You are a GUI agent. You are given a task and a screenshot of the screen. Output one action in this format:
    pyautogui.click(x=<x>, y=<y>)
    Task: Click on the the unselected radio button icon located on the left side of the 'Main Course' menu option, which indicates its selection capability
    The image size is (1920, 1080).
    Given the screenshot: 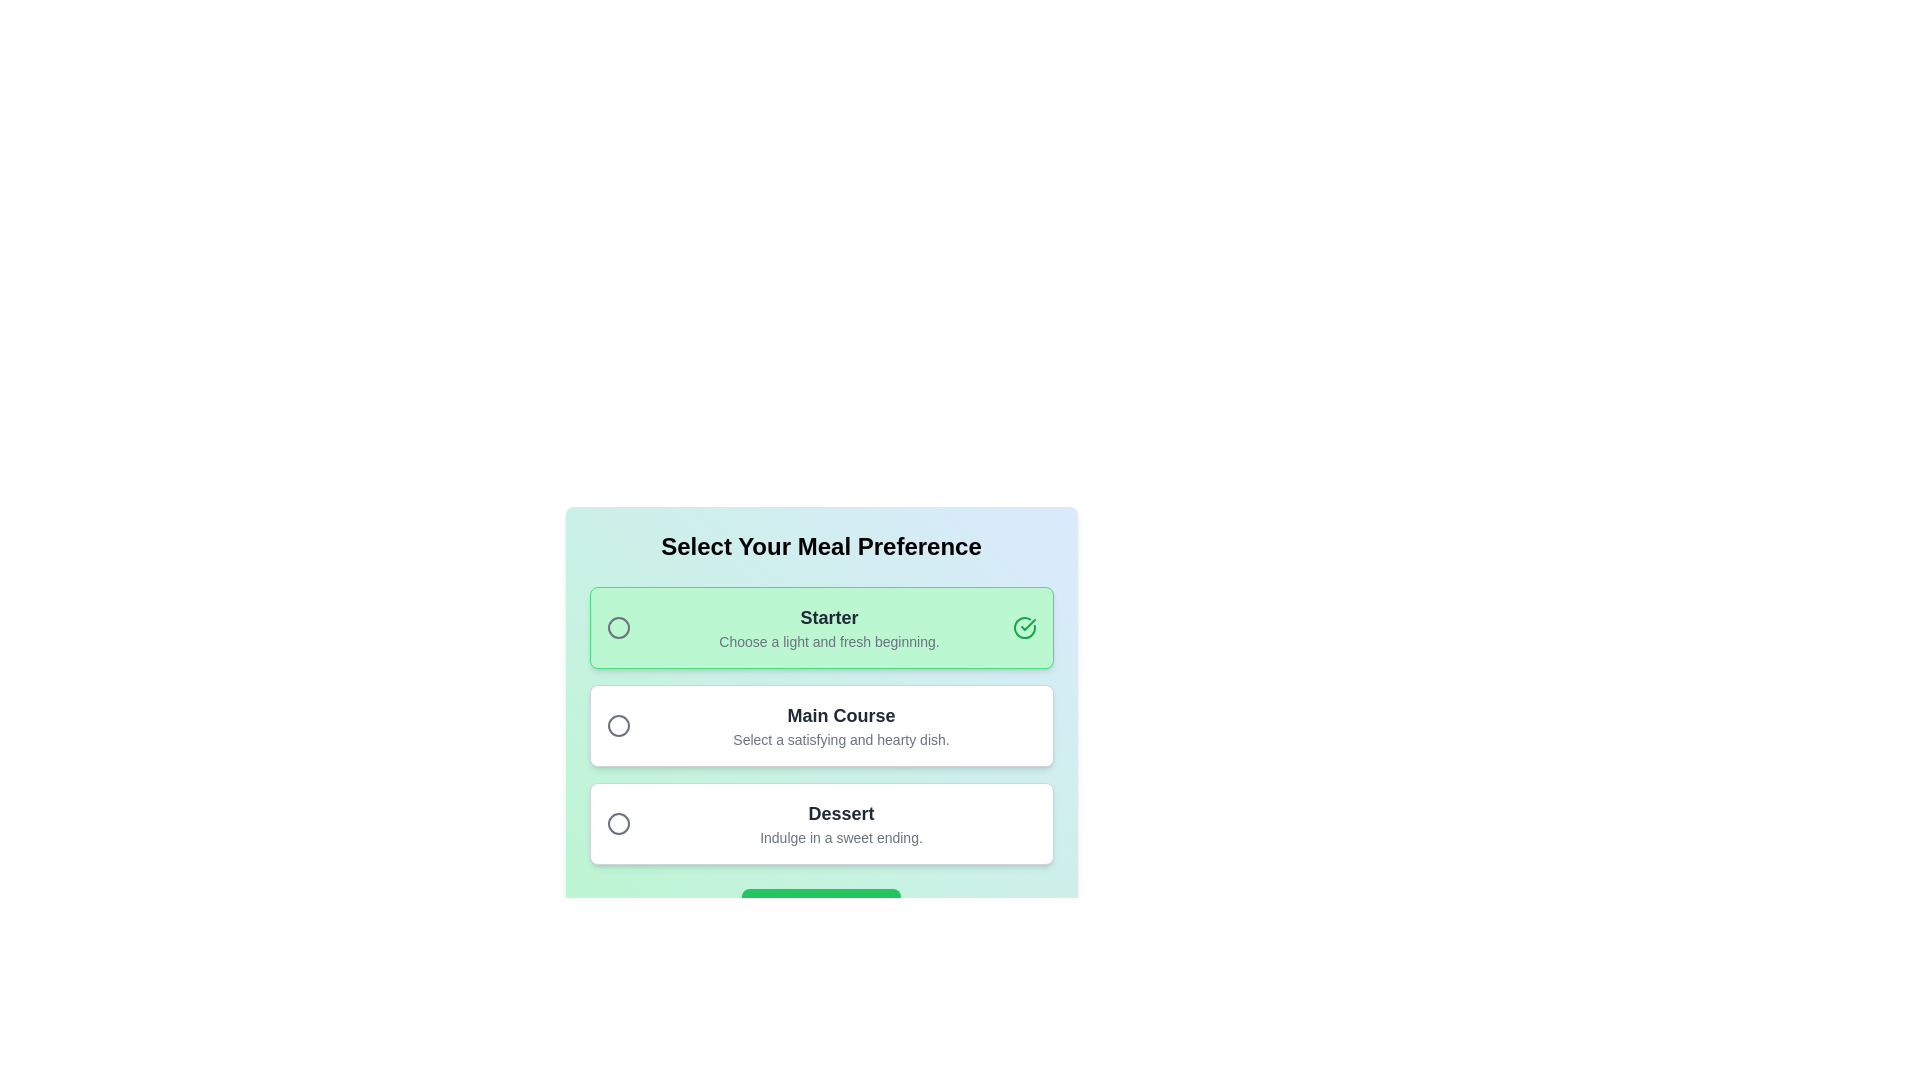 What is the action you would take?
    pyautogui.click(x=617, y=725)
    